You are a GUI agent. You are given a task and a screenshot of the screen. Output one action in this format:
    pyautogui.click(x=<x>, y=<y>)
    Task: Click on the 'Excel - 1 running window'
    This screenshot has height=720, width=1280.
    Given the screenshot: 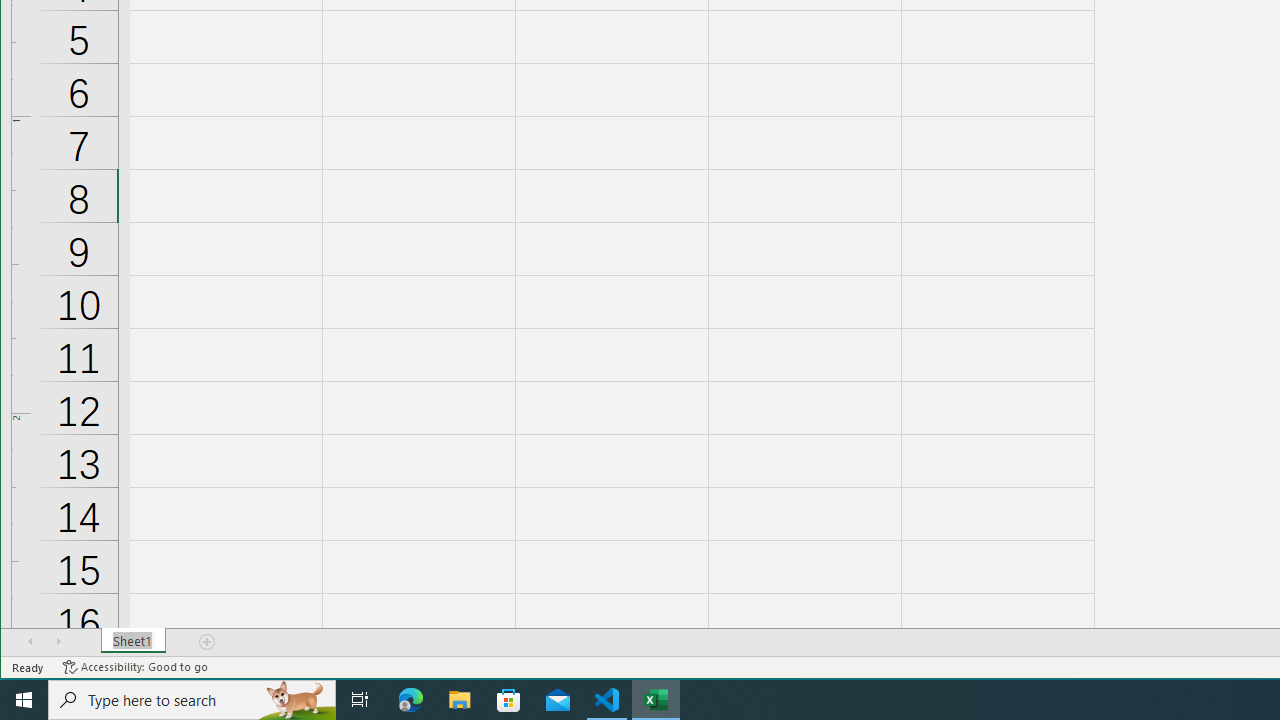 What is the action you would take?
    pyautogui.click(x=656, y=698)
    